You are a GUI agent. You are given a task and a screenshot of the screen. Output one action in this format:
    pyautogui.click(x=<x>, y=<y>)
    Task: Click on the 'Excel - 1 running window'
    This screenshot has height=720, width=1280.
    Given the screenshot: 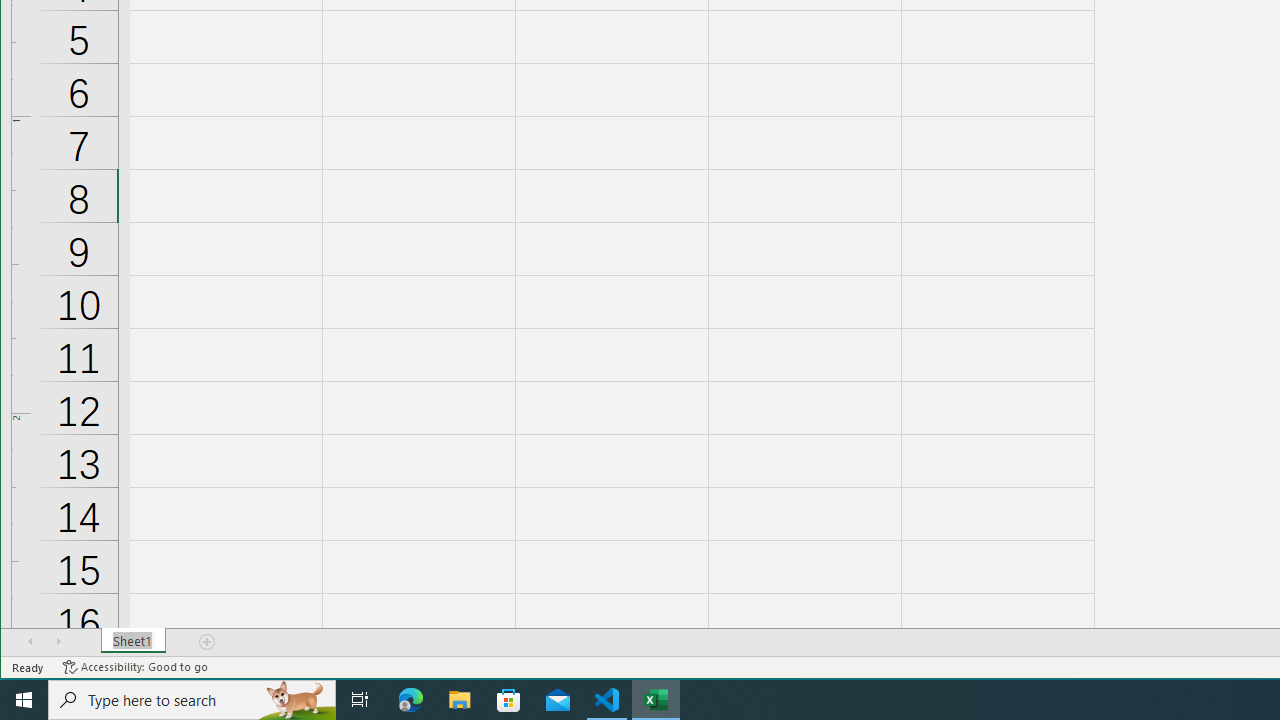 What is the action you would take?
    pyautogui.click(x=656, y=698)
    